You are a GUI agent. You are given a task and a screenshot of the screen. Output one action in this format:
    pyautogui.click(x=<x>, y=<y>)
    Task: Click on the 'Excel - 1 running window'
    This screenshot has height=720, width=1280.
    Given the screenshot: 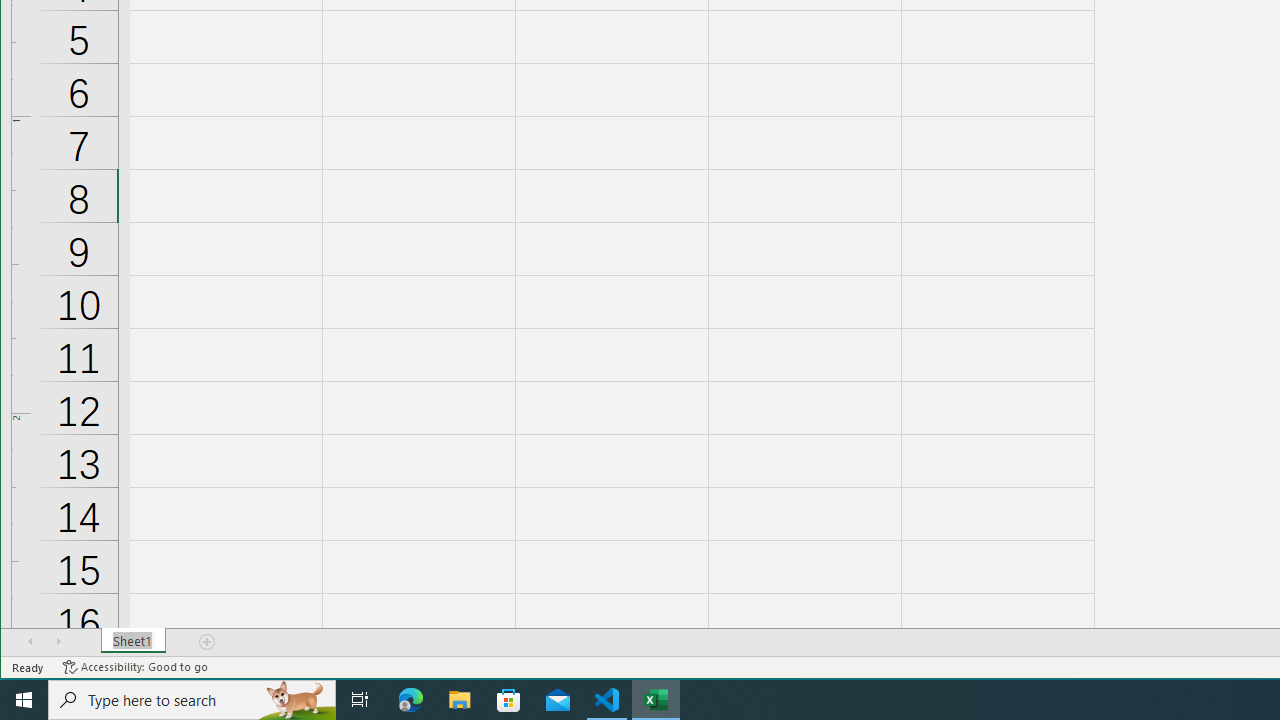 What is the action you would take?
    pyautogui.click(x=656, y=698)
    